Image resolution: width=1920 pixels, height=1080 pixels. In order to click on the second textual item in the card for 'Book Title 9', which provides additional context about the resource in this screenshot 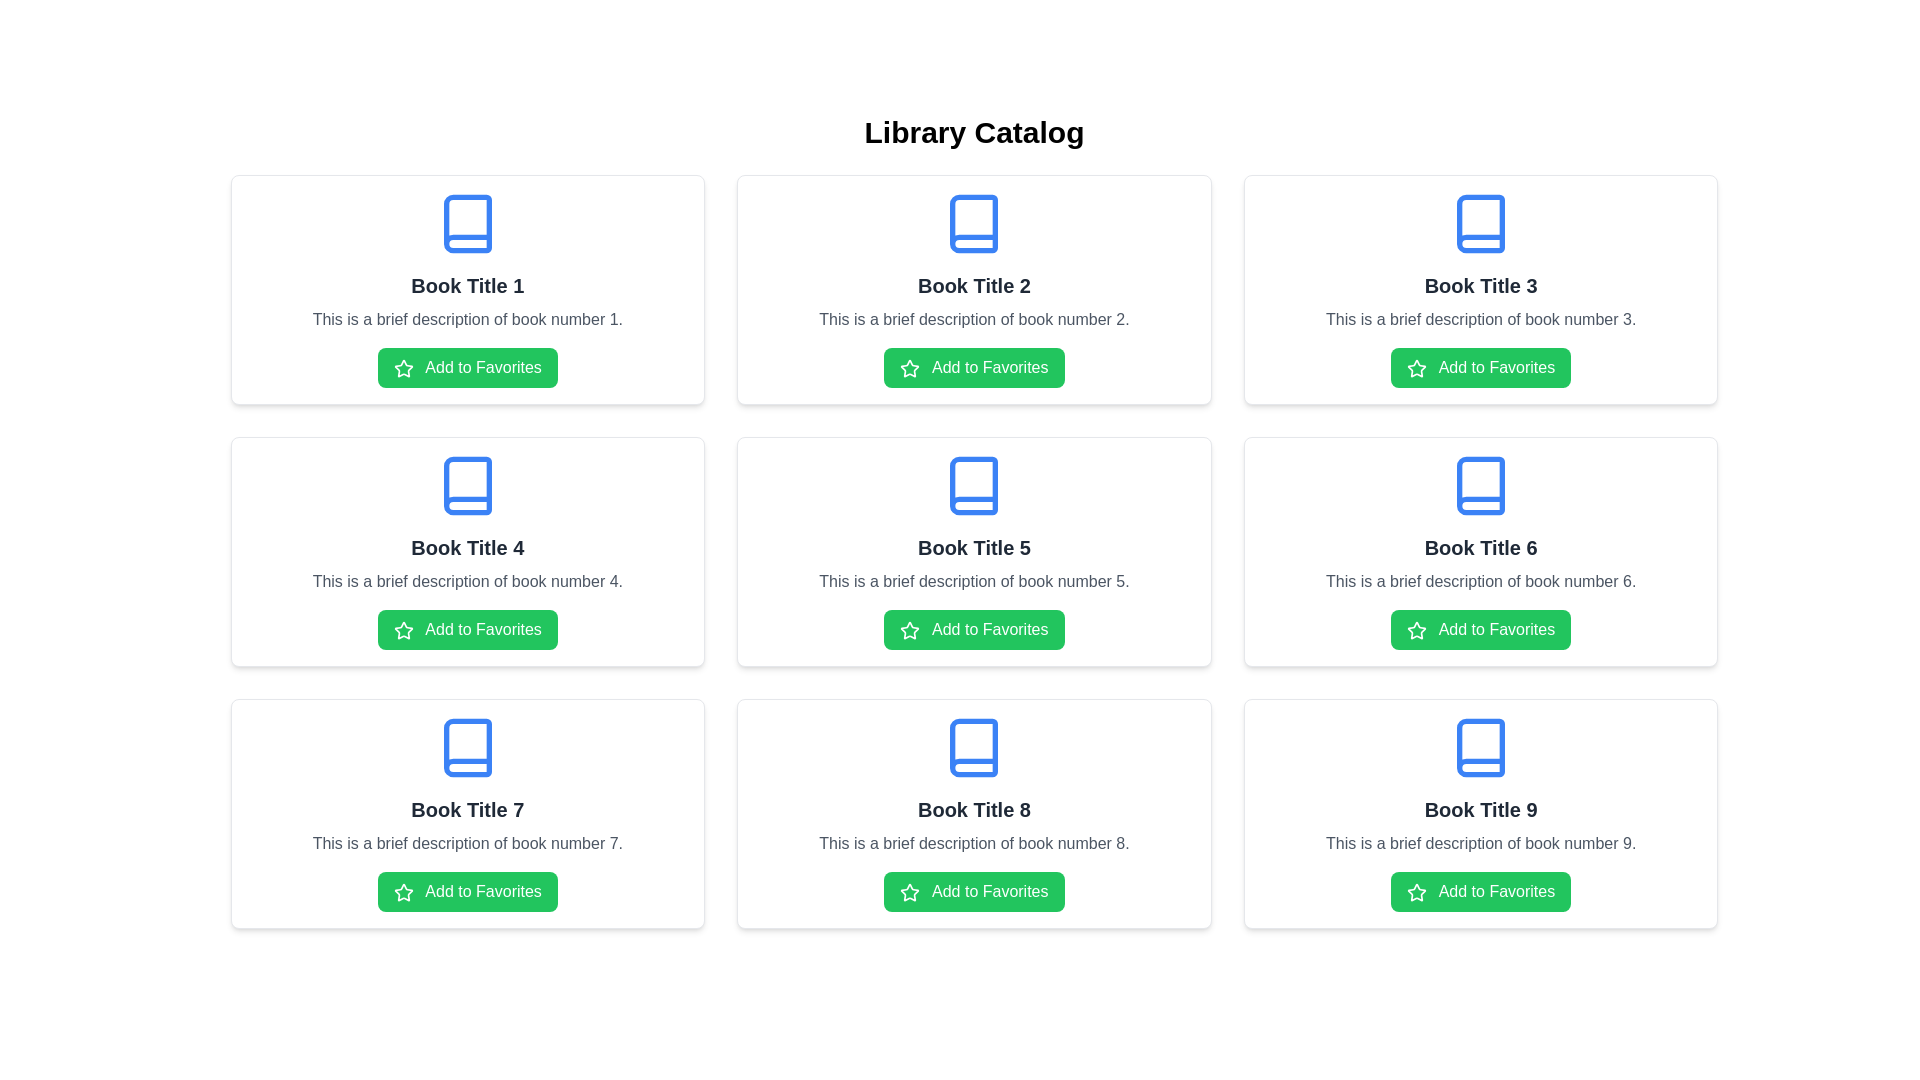, I will do `click(1481, 844)`.